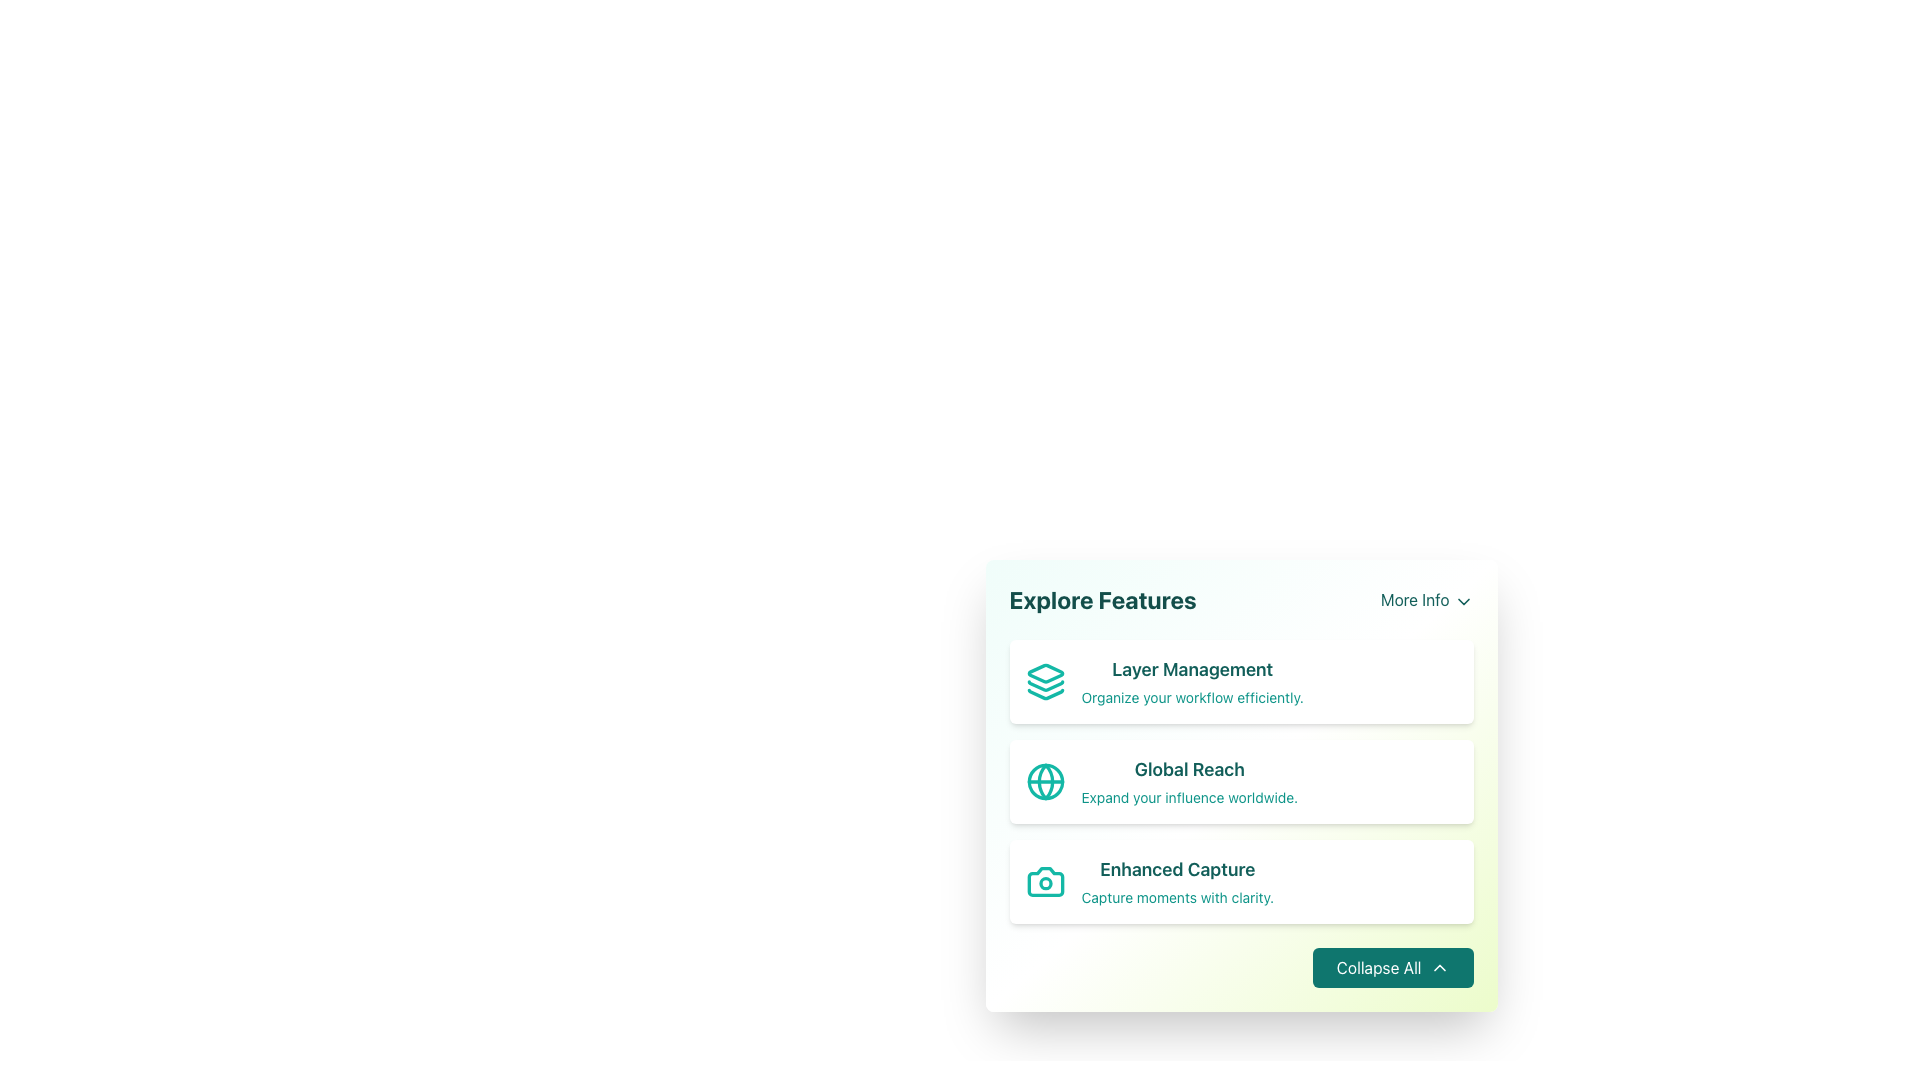 This screenshot has height=1080, width=1920. I want to click on the collapse button located in the bottom-right corner of the card-like section, so click(1392, 967).